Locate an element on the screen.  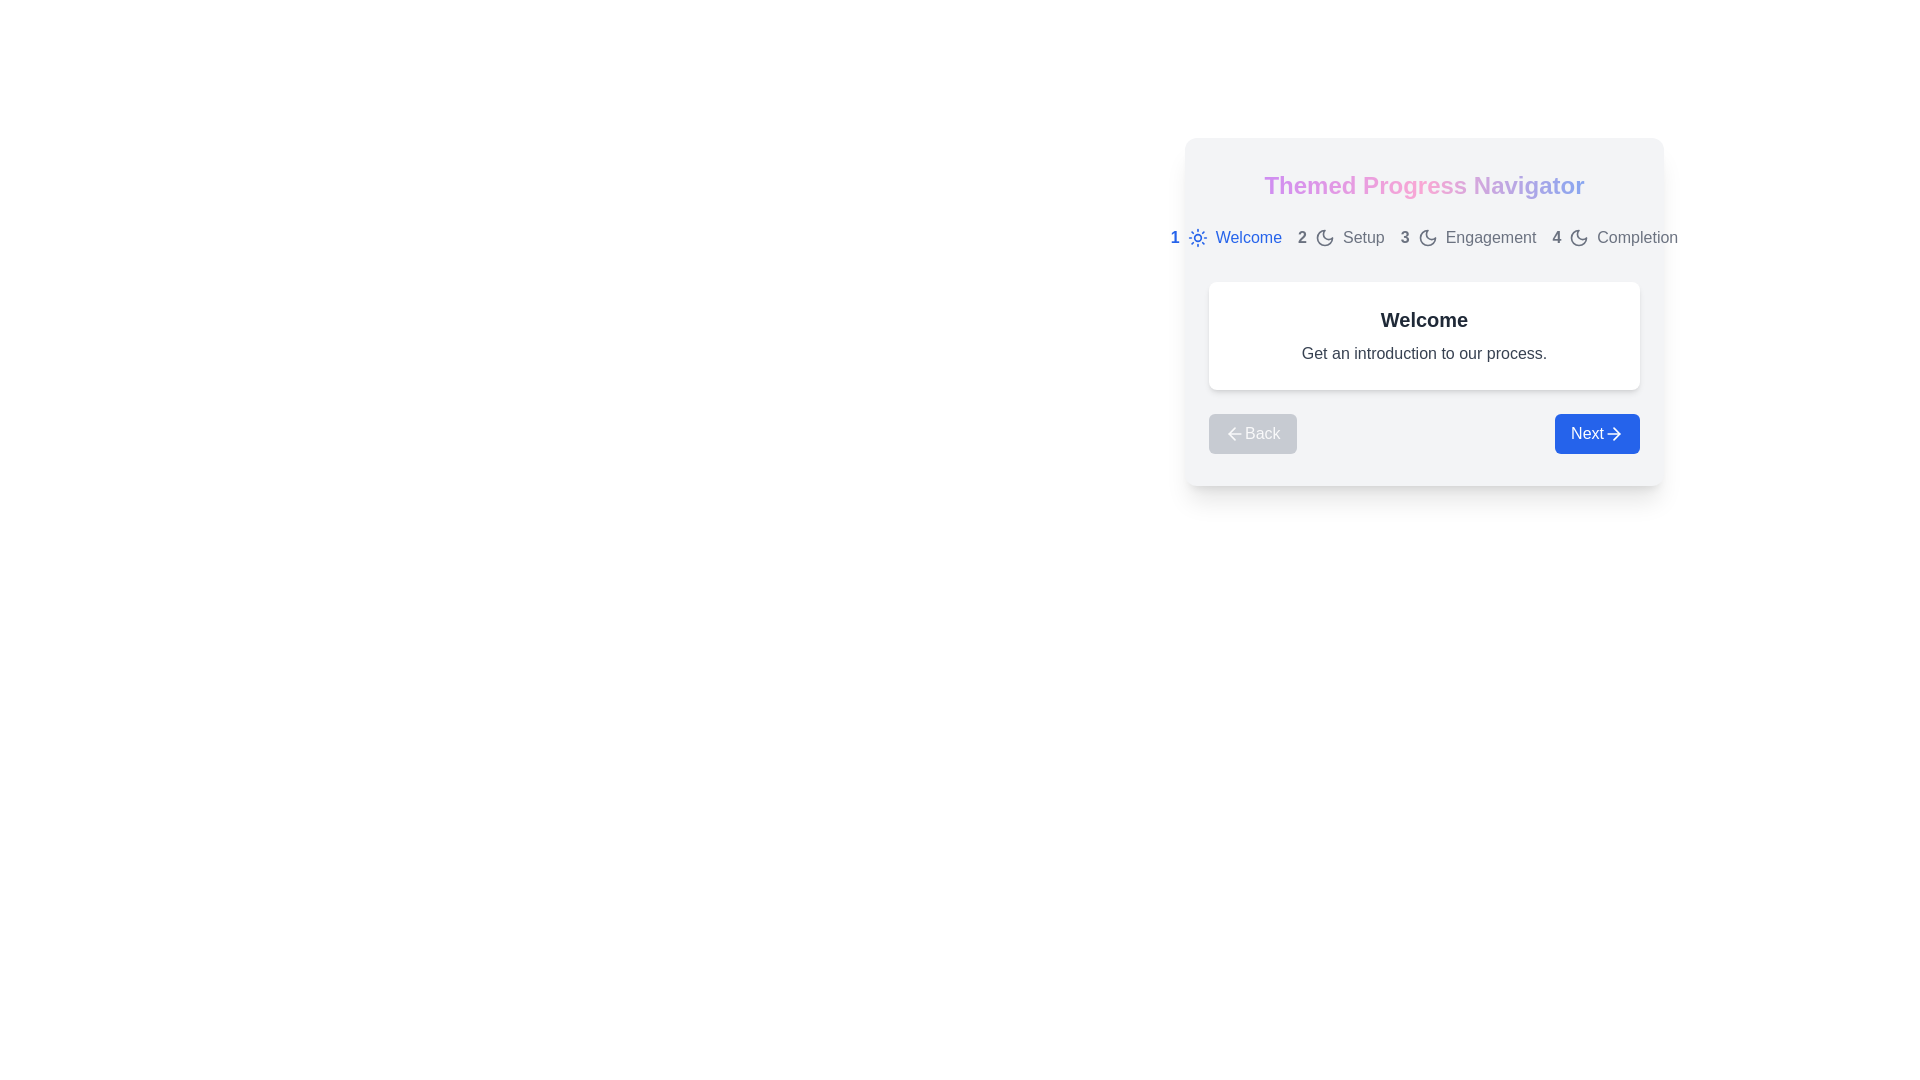
the phase indicator corresponding to phase 1 is located at coordinates (1224, 237).